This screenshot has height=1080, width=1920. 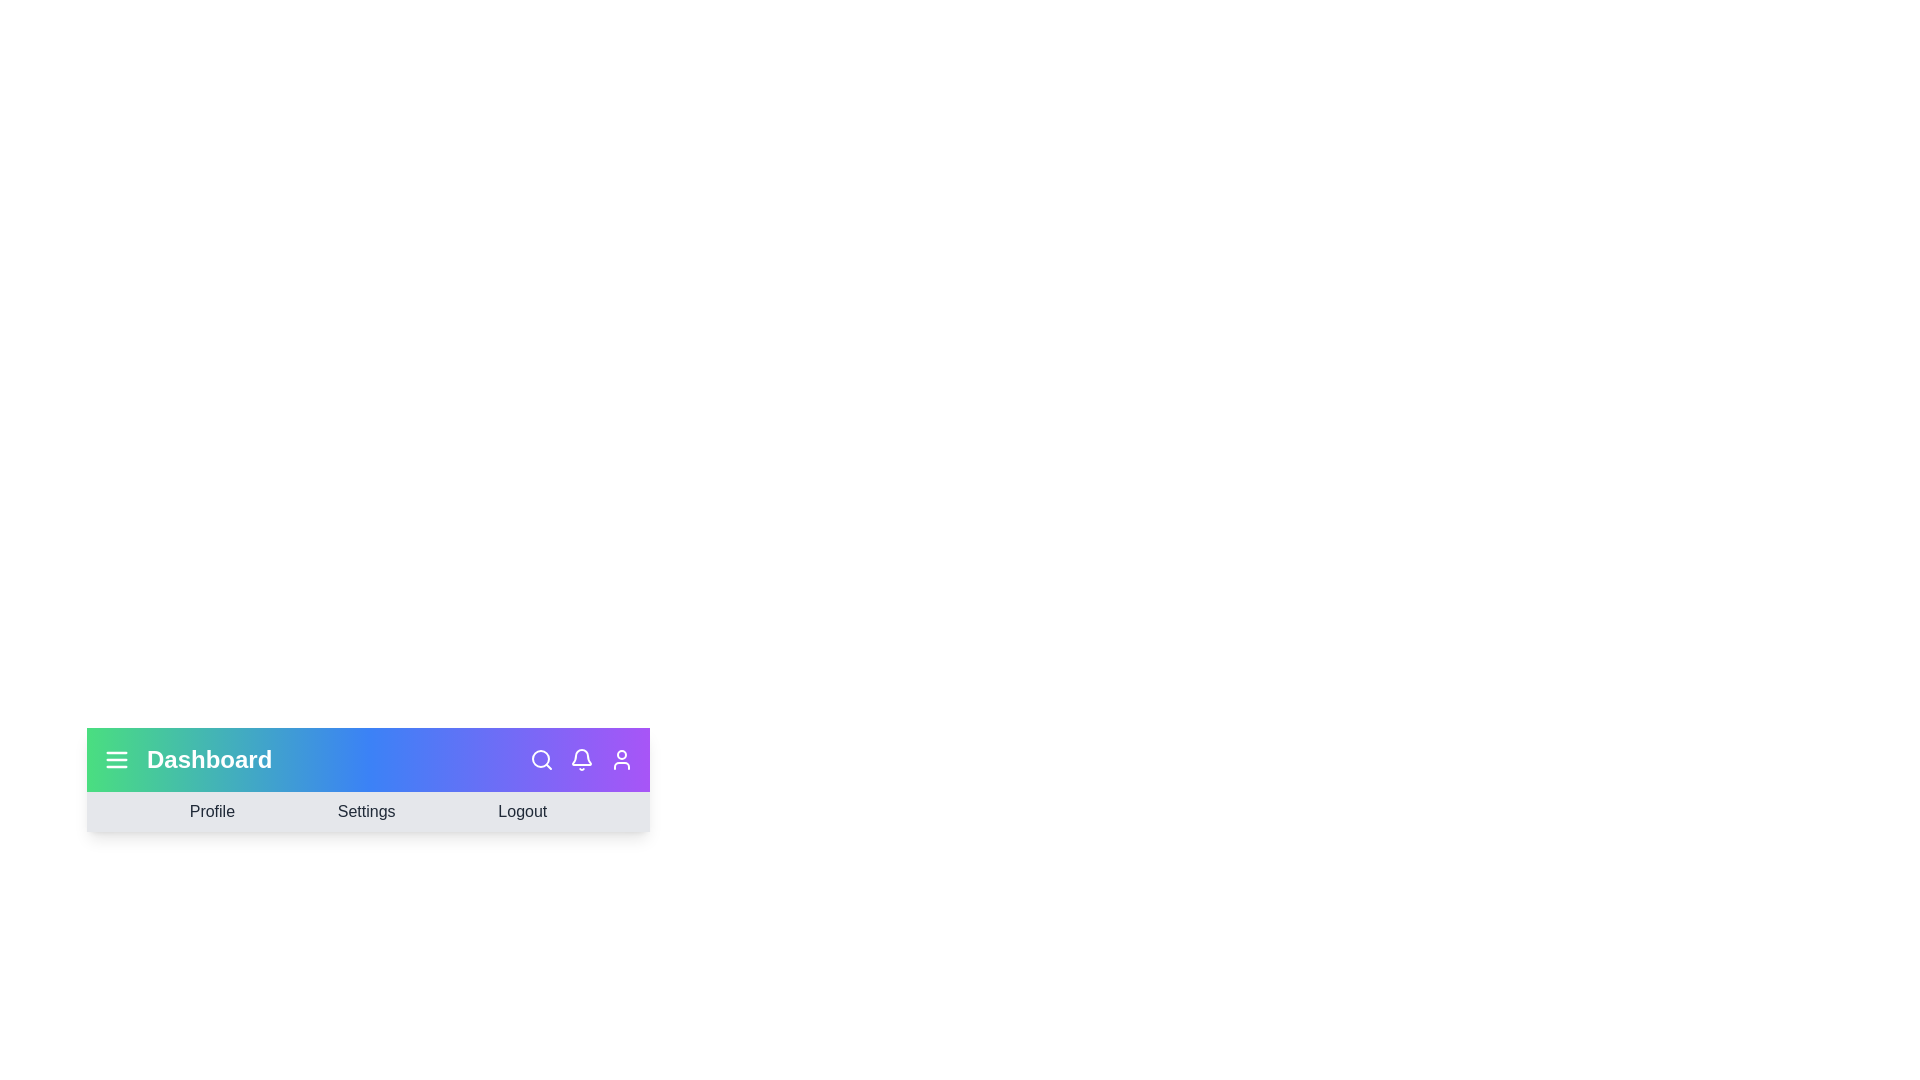 I want to click on the 'Profile' menu item in the navigation bar, so click(x=211, y=812).